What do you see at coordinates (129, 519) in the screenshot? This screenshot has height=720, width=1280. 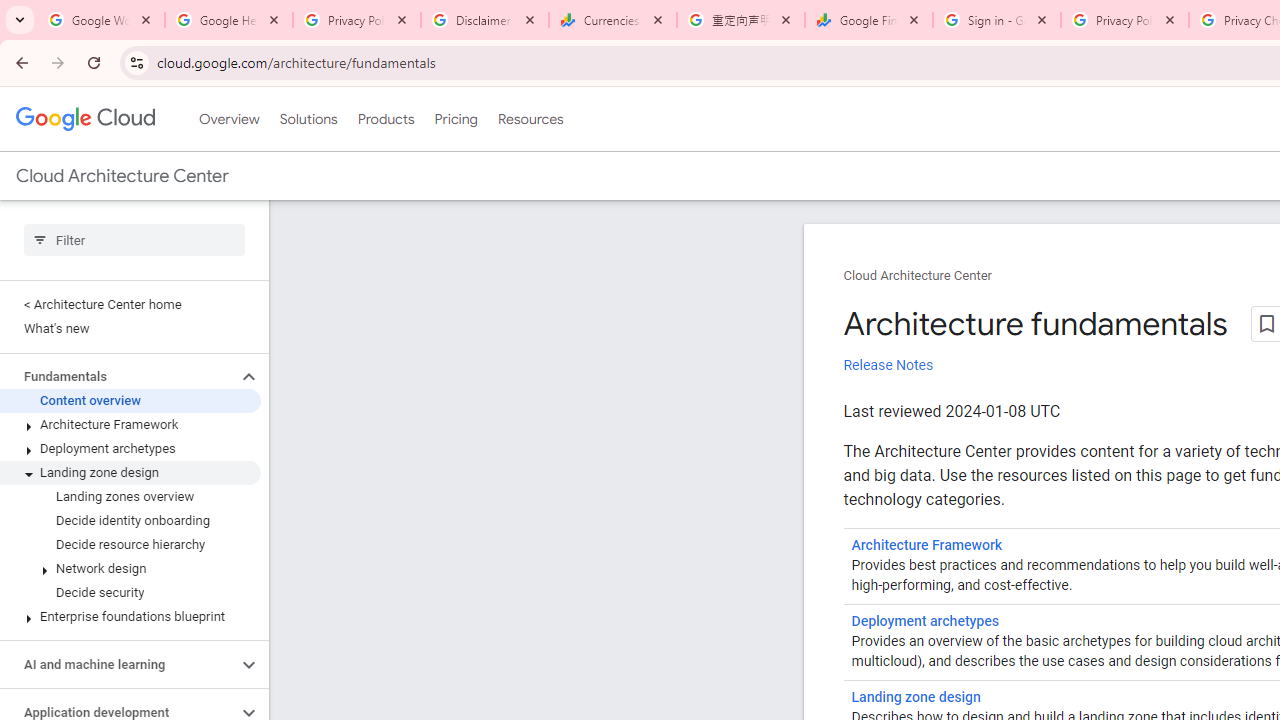 I see `'Decide identity onboarding'` at bounding box center [129, 519].